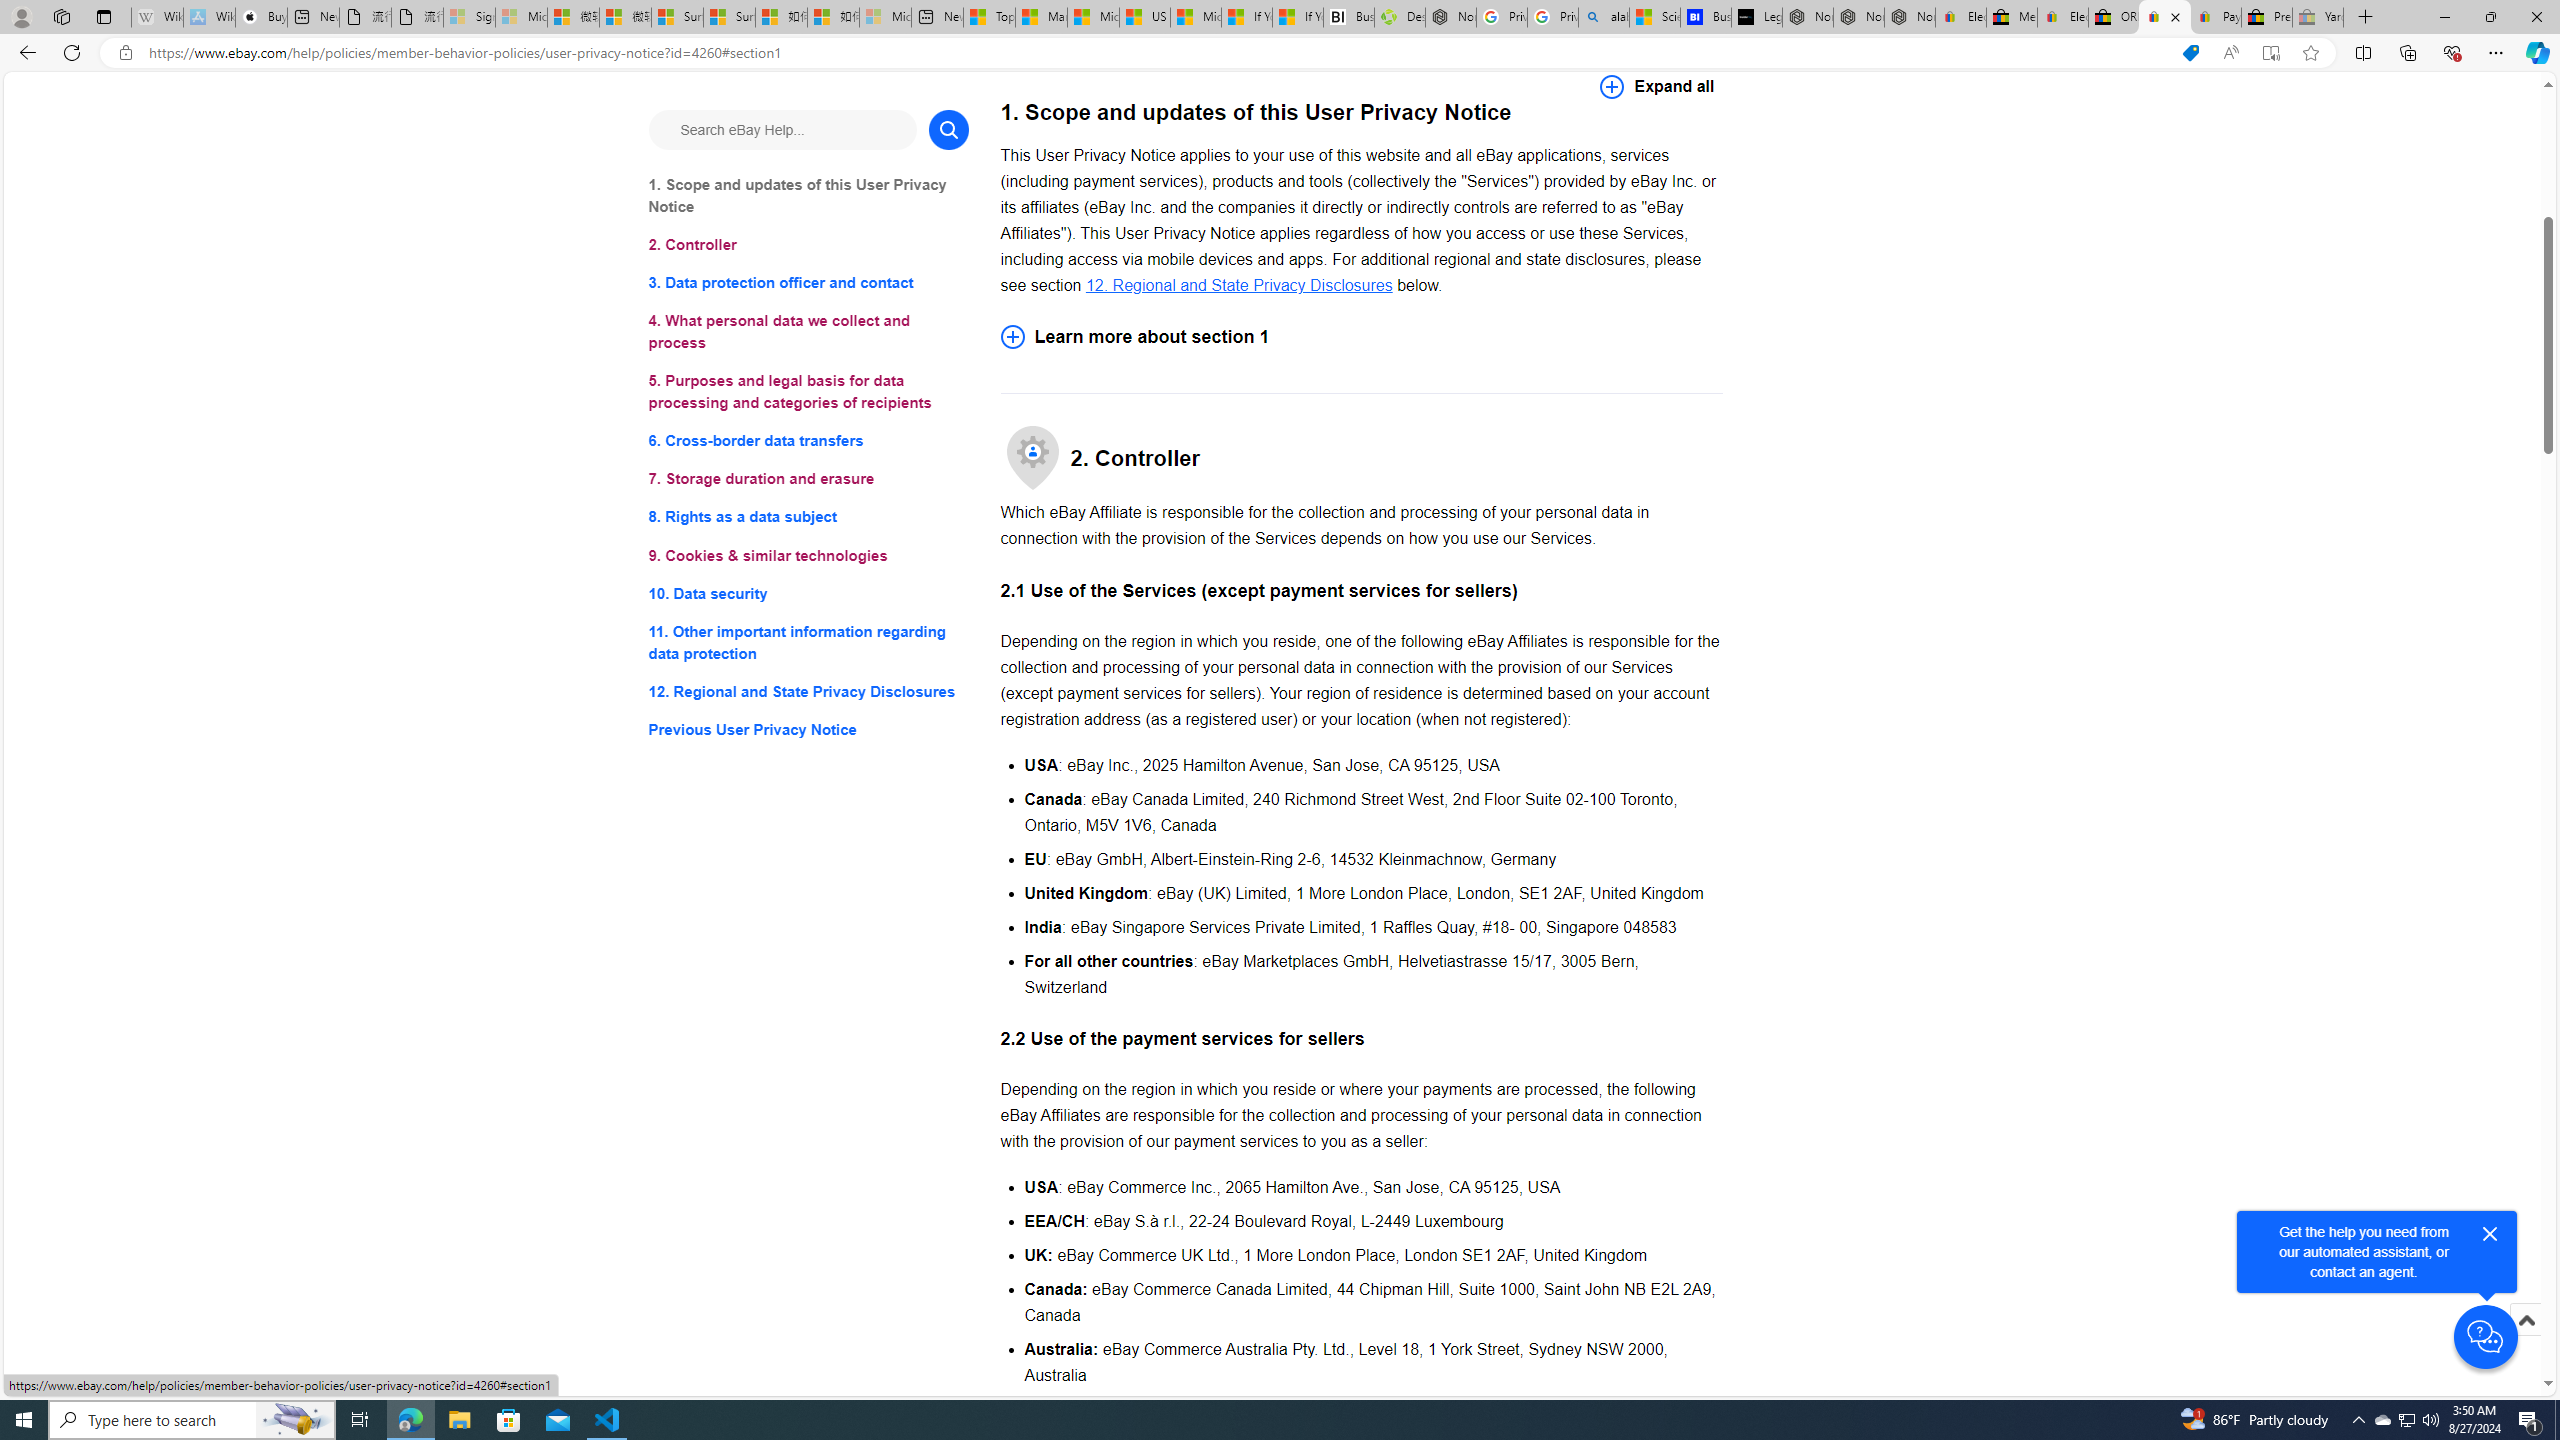 This screenshot has height=1440, width=2560. I want to click on '6. Cross-border data transfers', so click(807, 441).